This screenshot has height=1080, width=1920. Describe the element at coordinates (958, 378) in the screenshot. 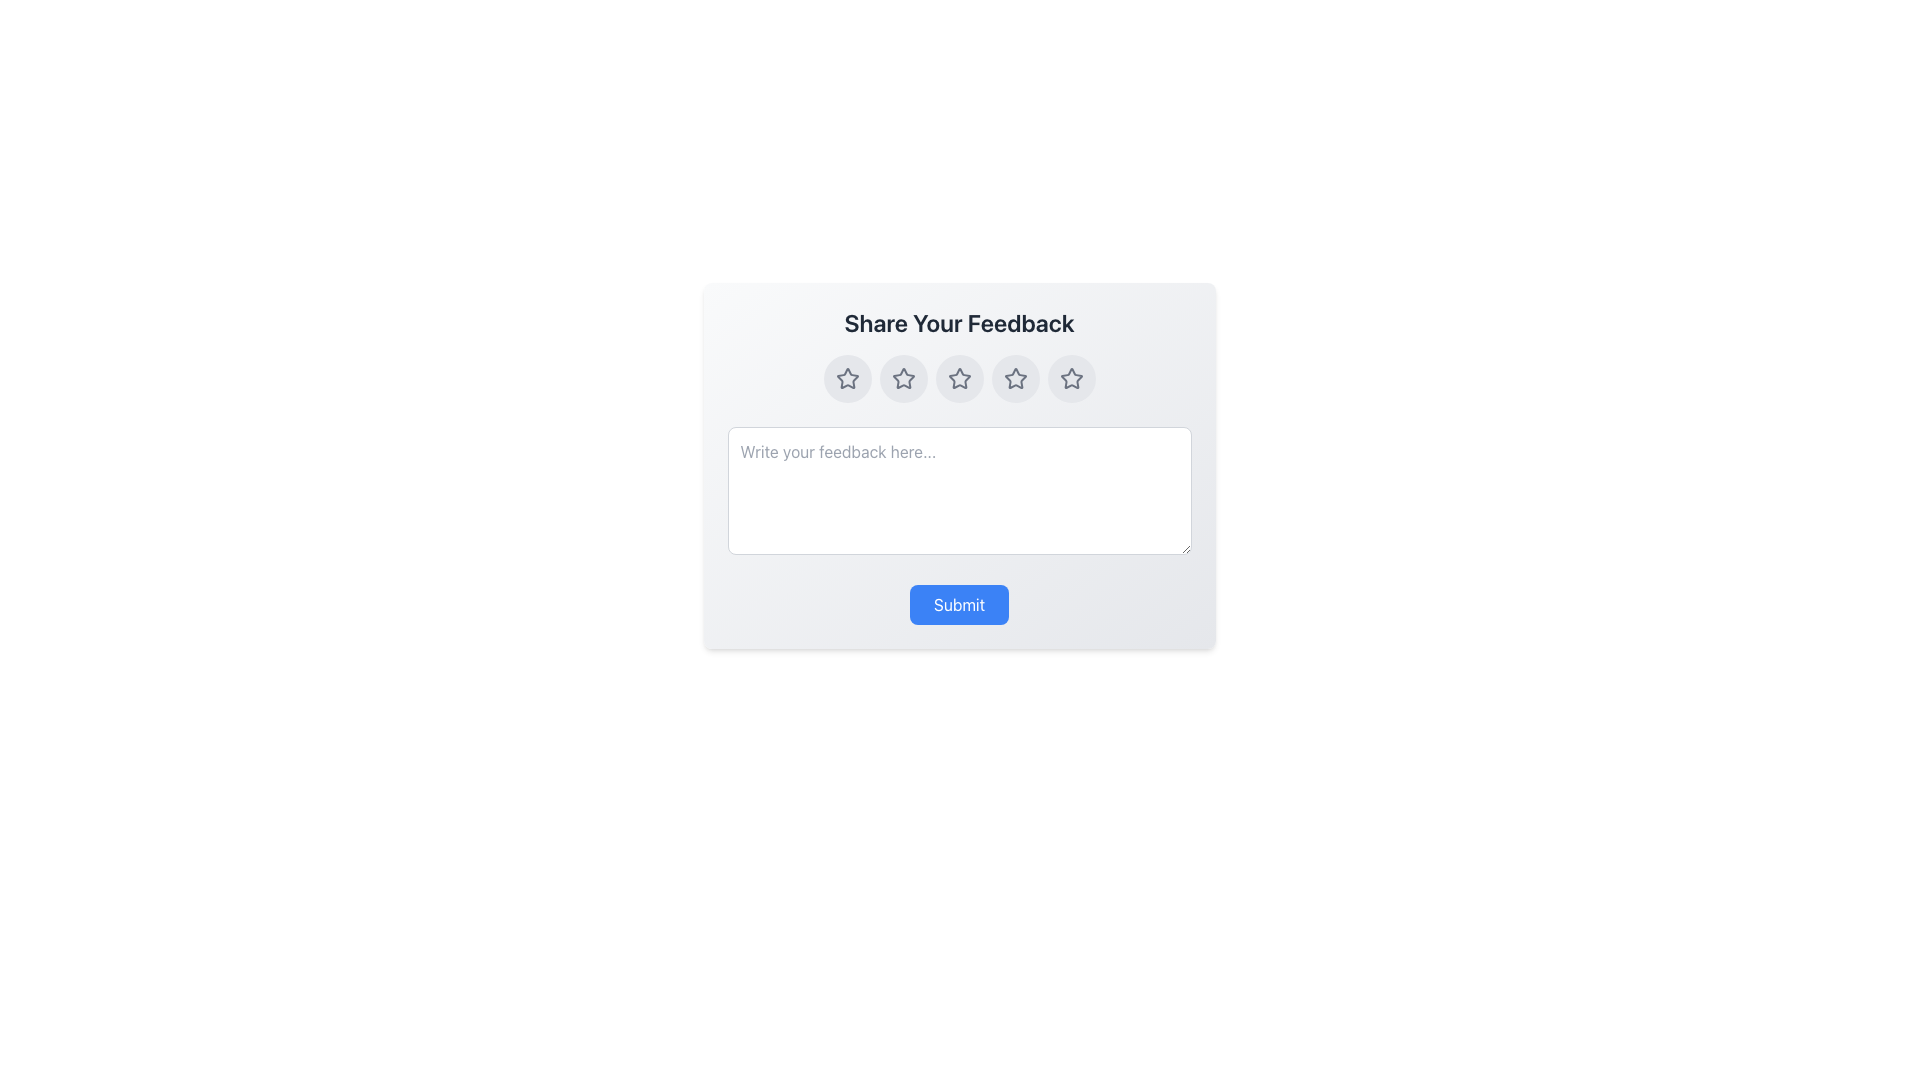

I see `the third star-shaped icon in the rating section, which is outlined in gray` at that location.